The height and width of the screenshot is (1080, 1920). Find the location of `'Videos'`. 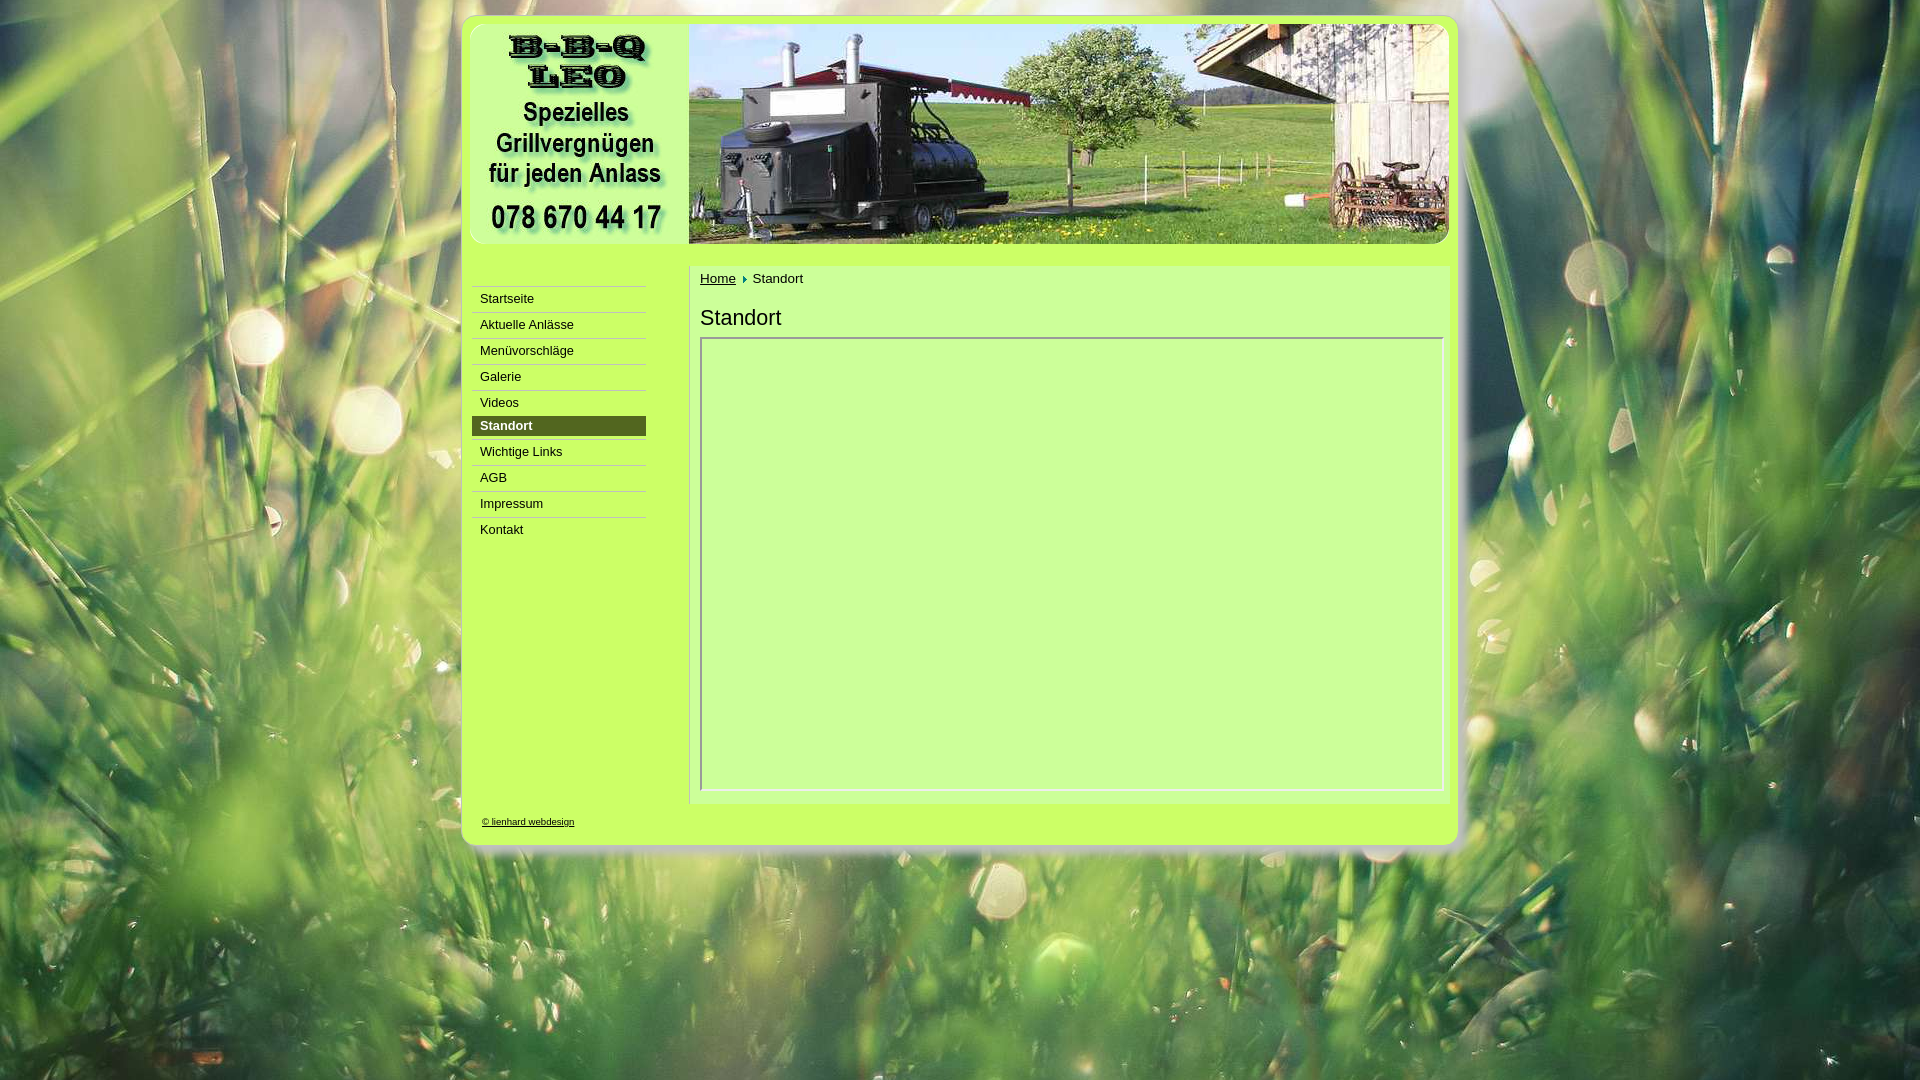

'Videos' is located at coordinates (470, 401).